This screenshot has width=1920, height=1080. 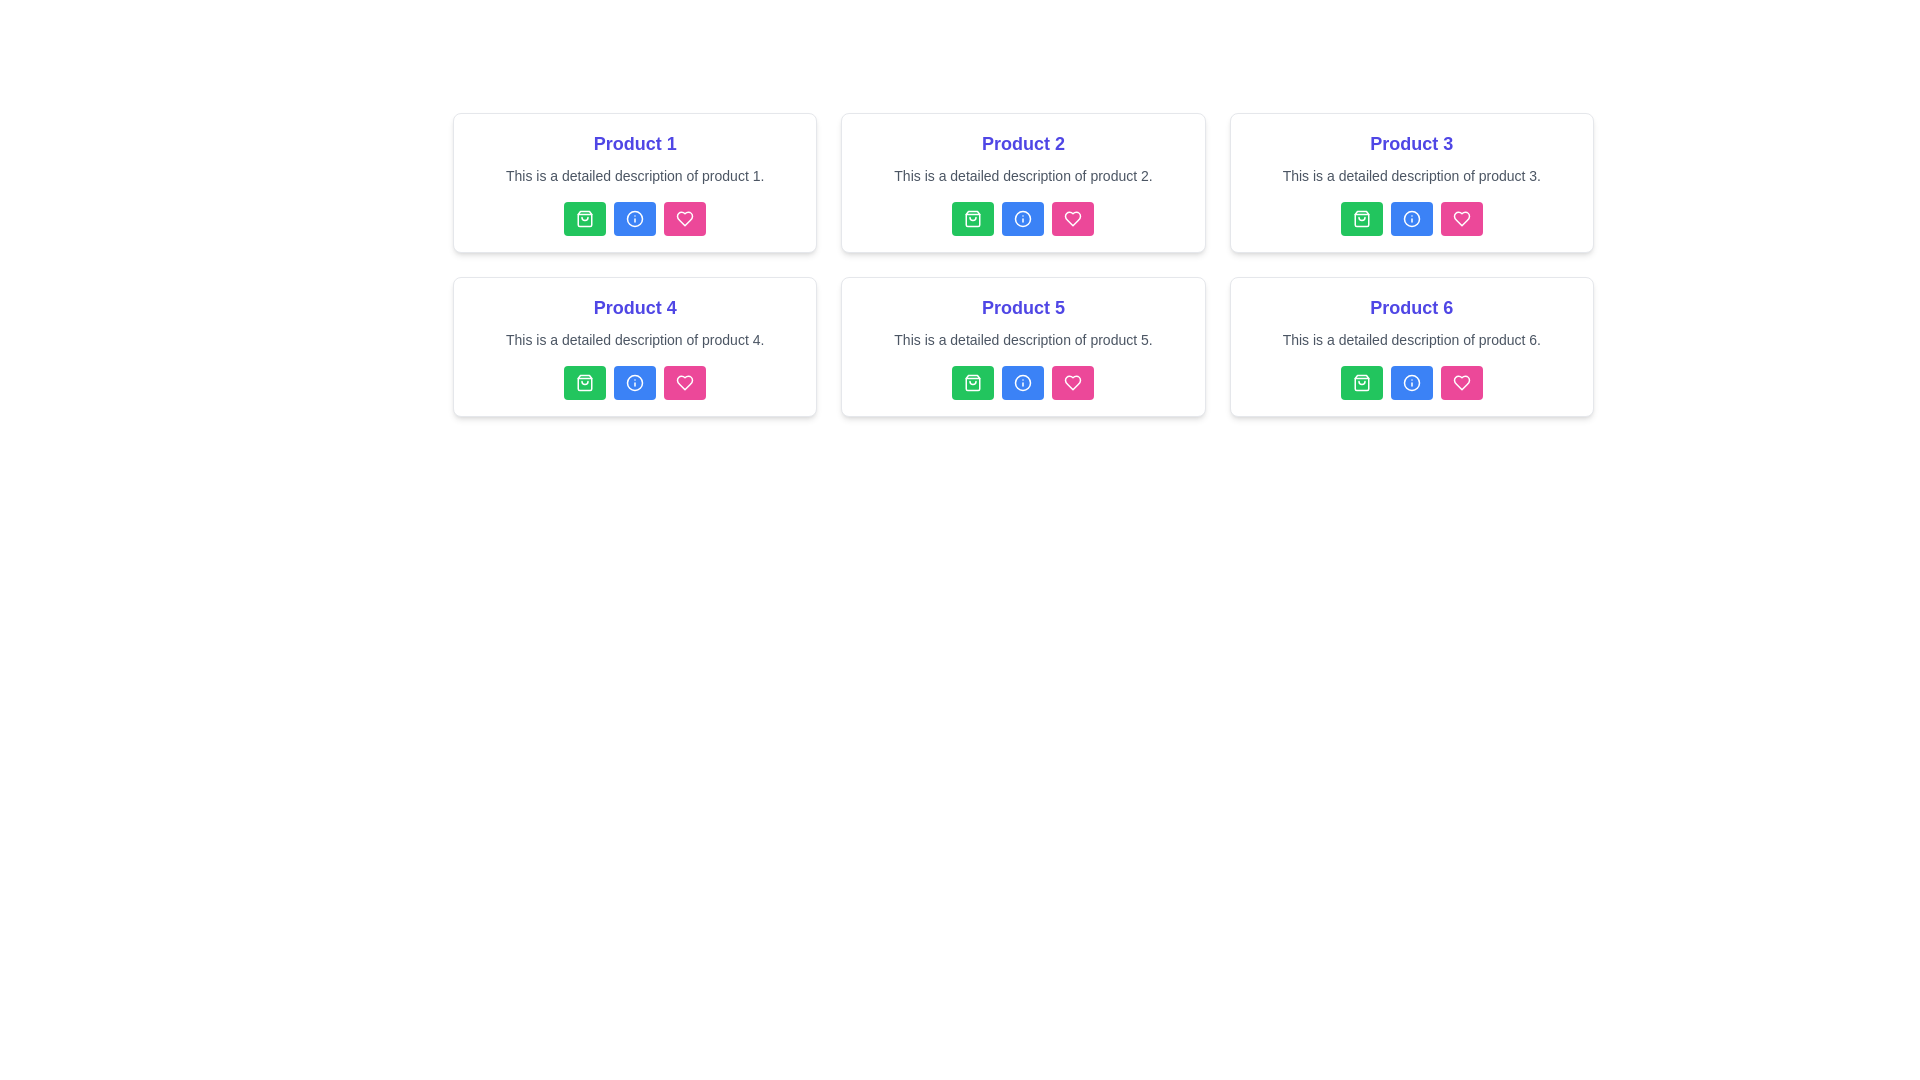 What do you see at coordinates (634, 382) in the screenshot?
I see `the rounded blue button with a white information icon located below 'Product 4'` at bounding box center [634, 382].